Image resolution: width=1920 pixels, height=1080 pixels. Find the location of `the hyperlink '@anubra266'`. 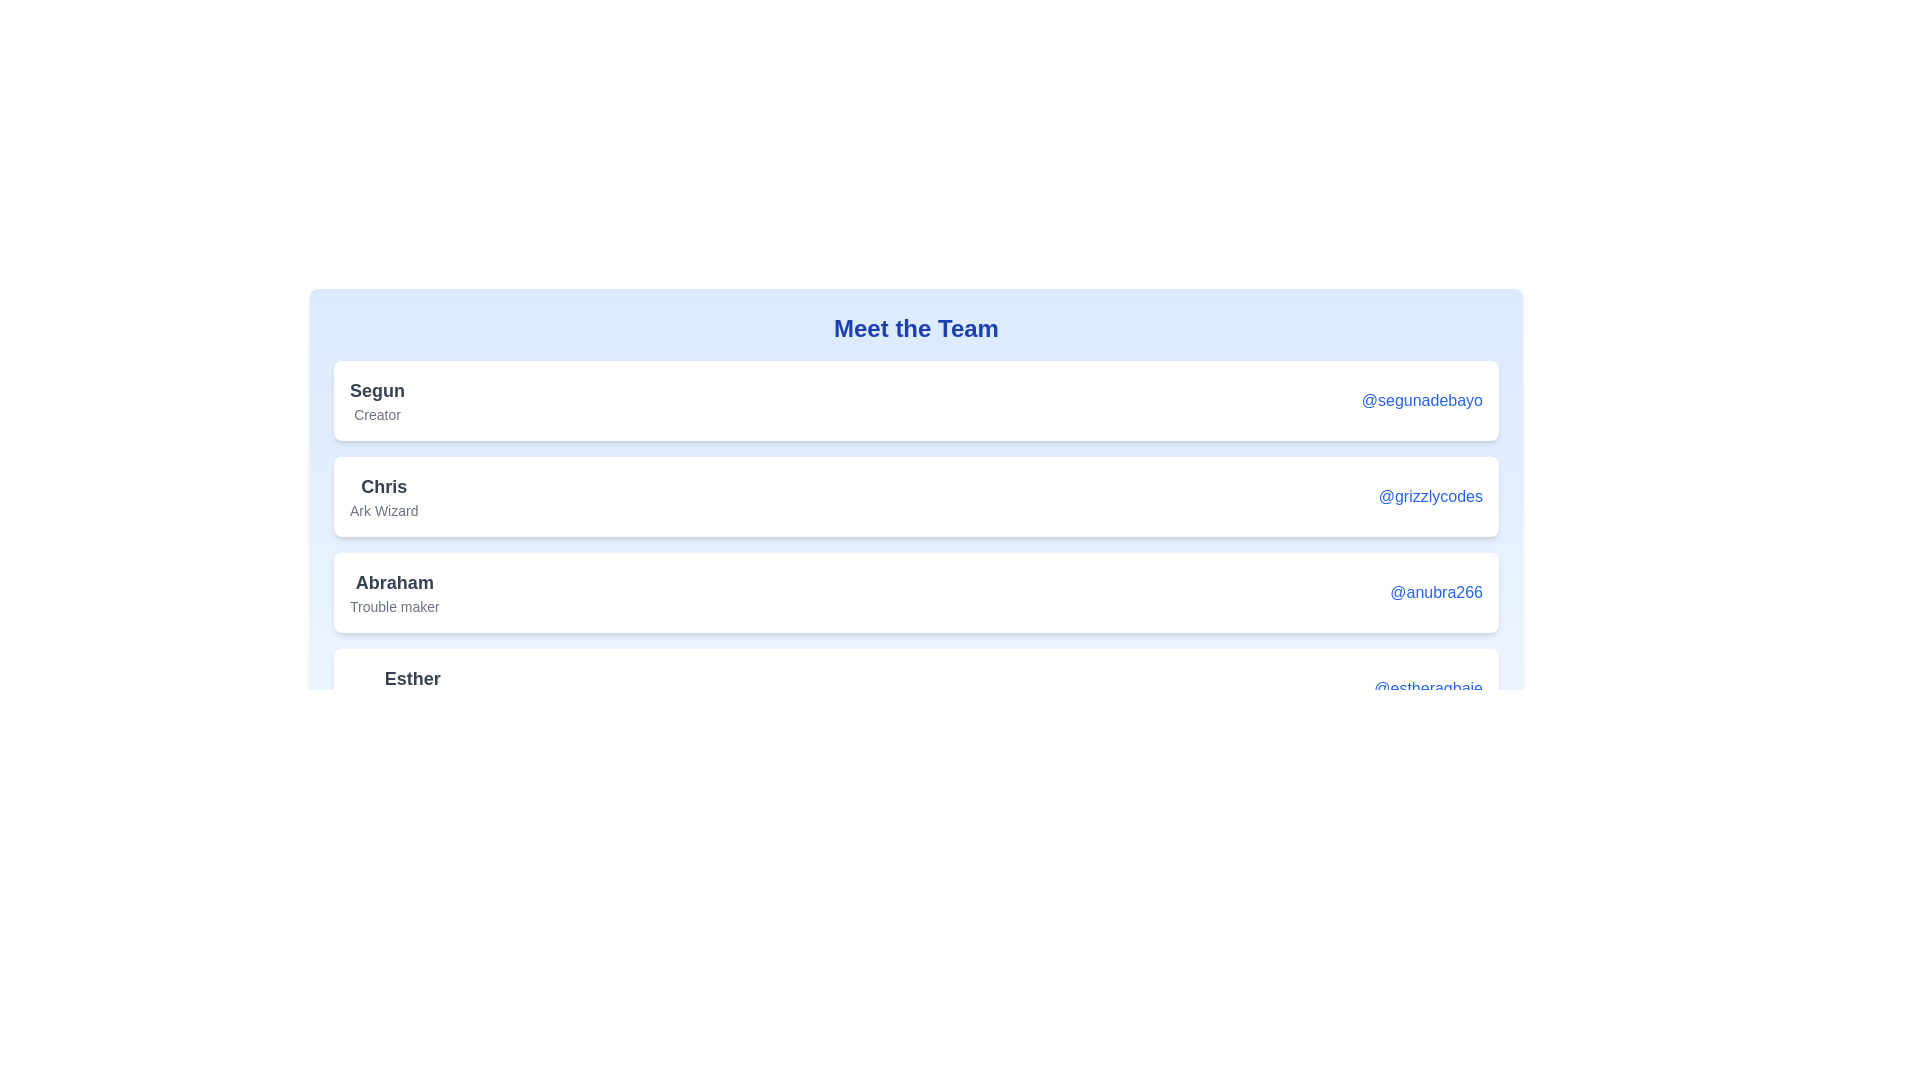

the hyperlink '@anubra266' is located at coordinates (1435, 592).